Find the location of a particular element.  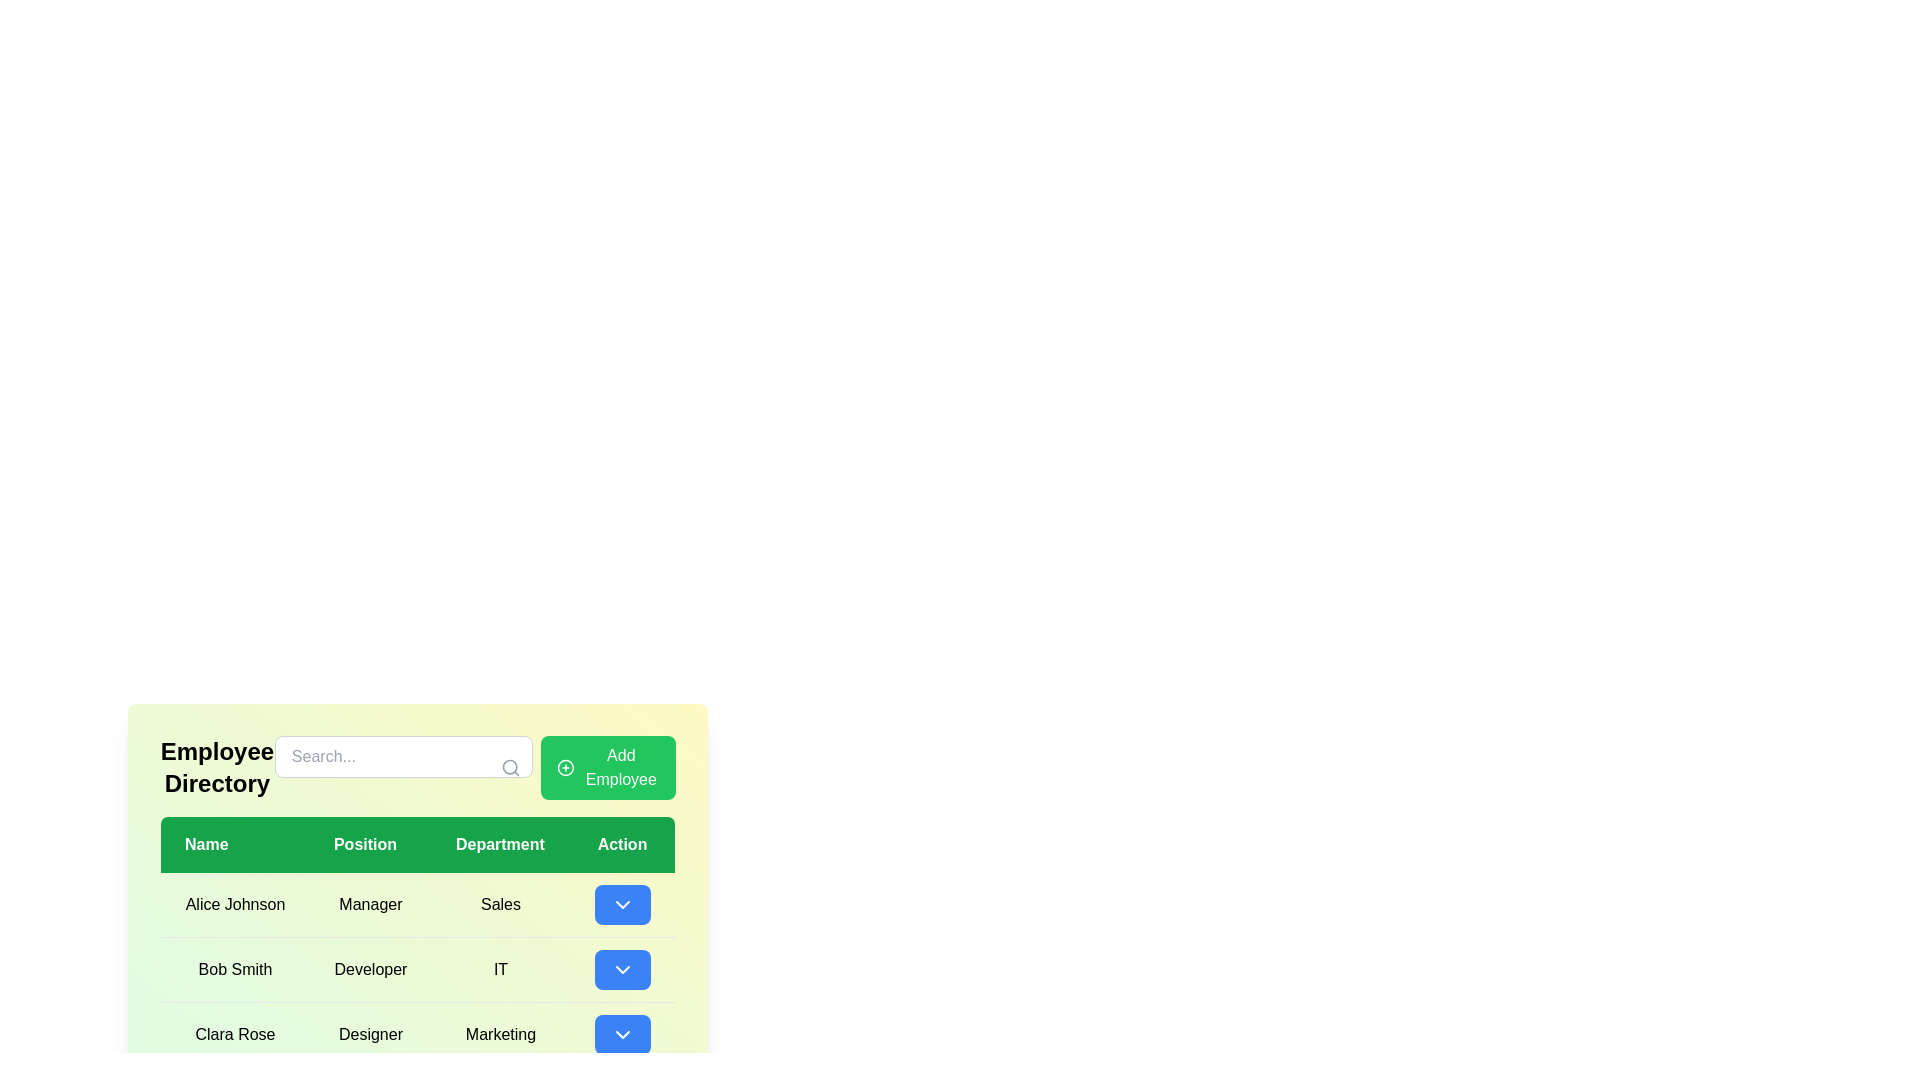

text 'IT' displayed in the second row of the employee details table under the 'Department' column is located at coordinates (500, 968).